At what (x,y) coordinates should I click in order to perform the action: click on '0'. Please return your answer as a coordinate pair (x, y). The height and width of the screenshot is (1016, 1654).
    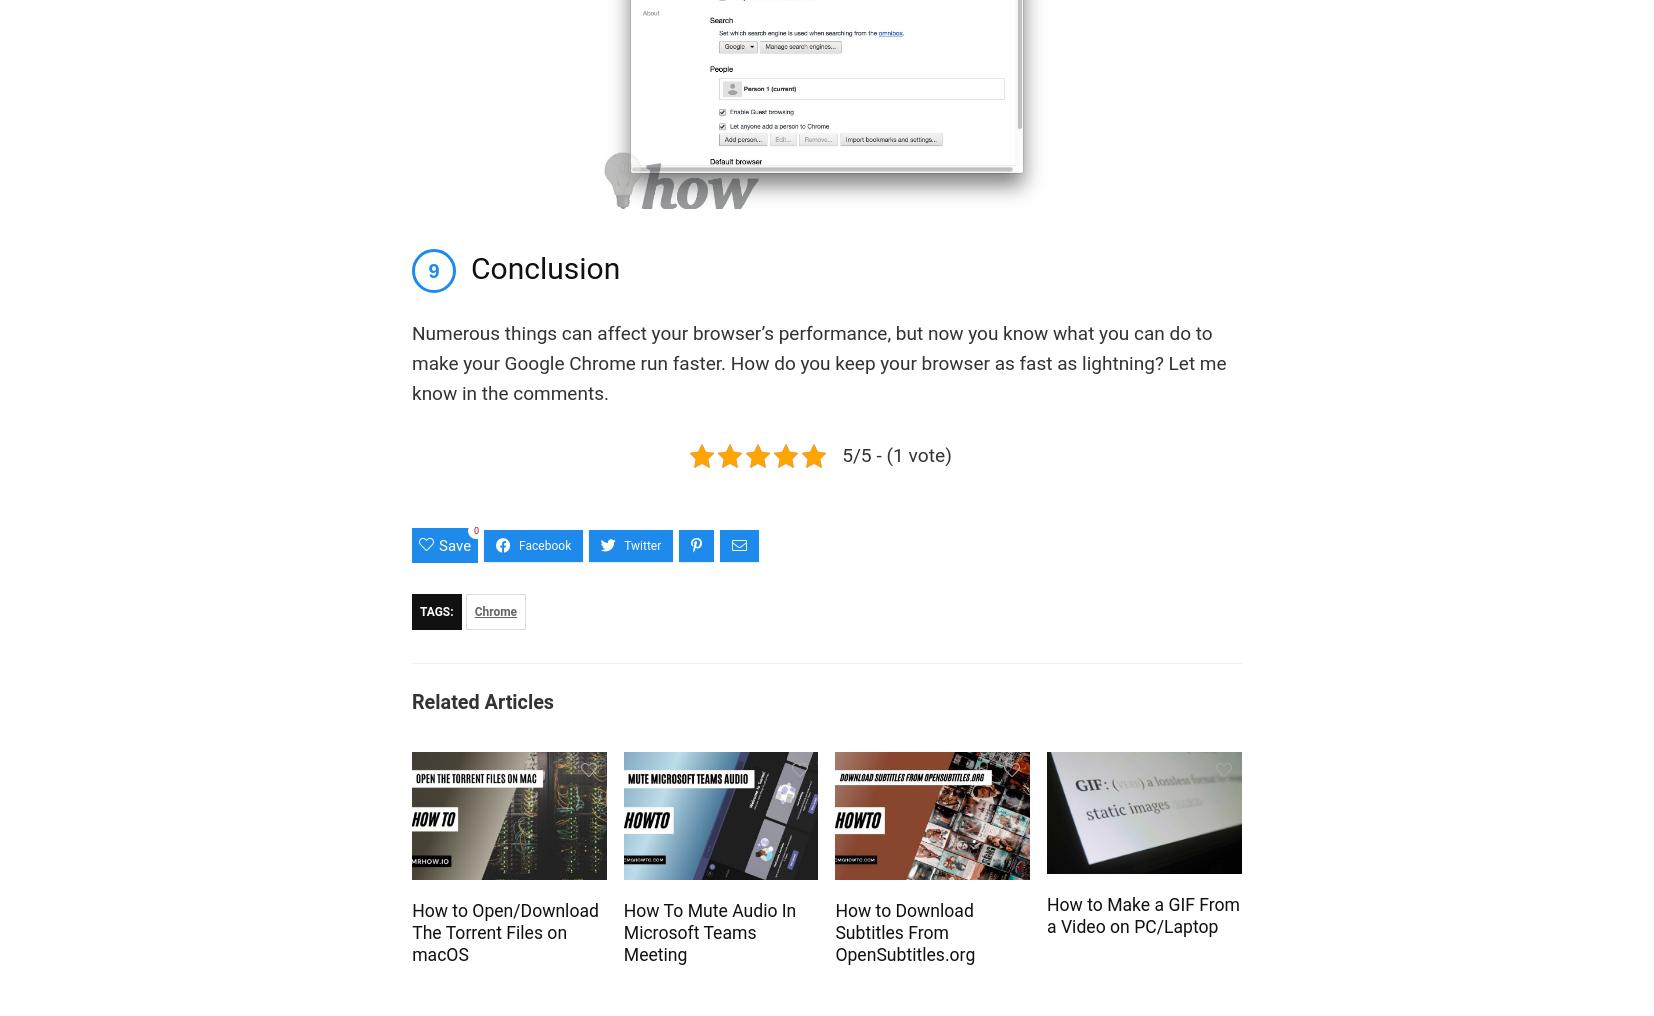
    Looking at the image, I should click on (474, 529).